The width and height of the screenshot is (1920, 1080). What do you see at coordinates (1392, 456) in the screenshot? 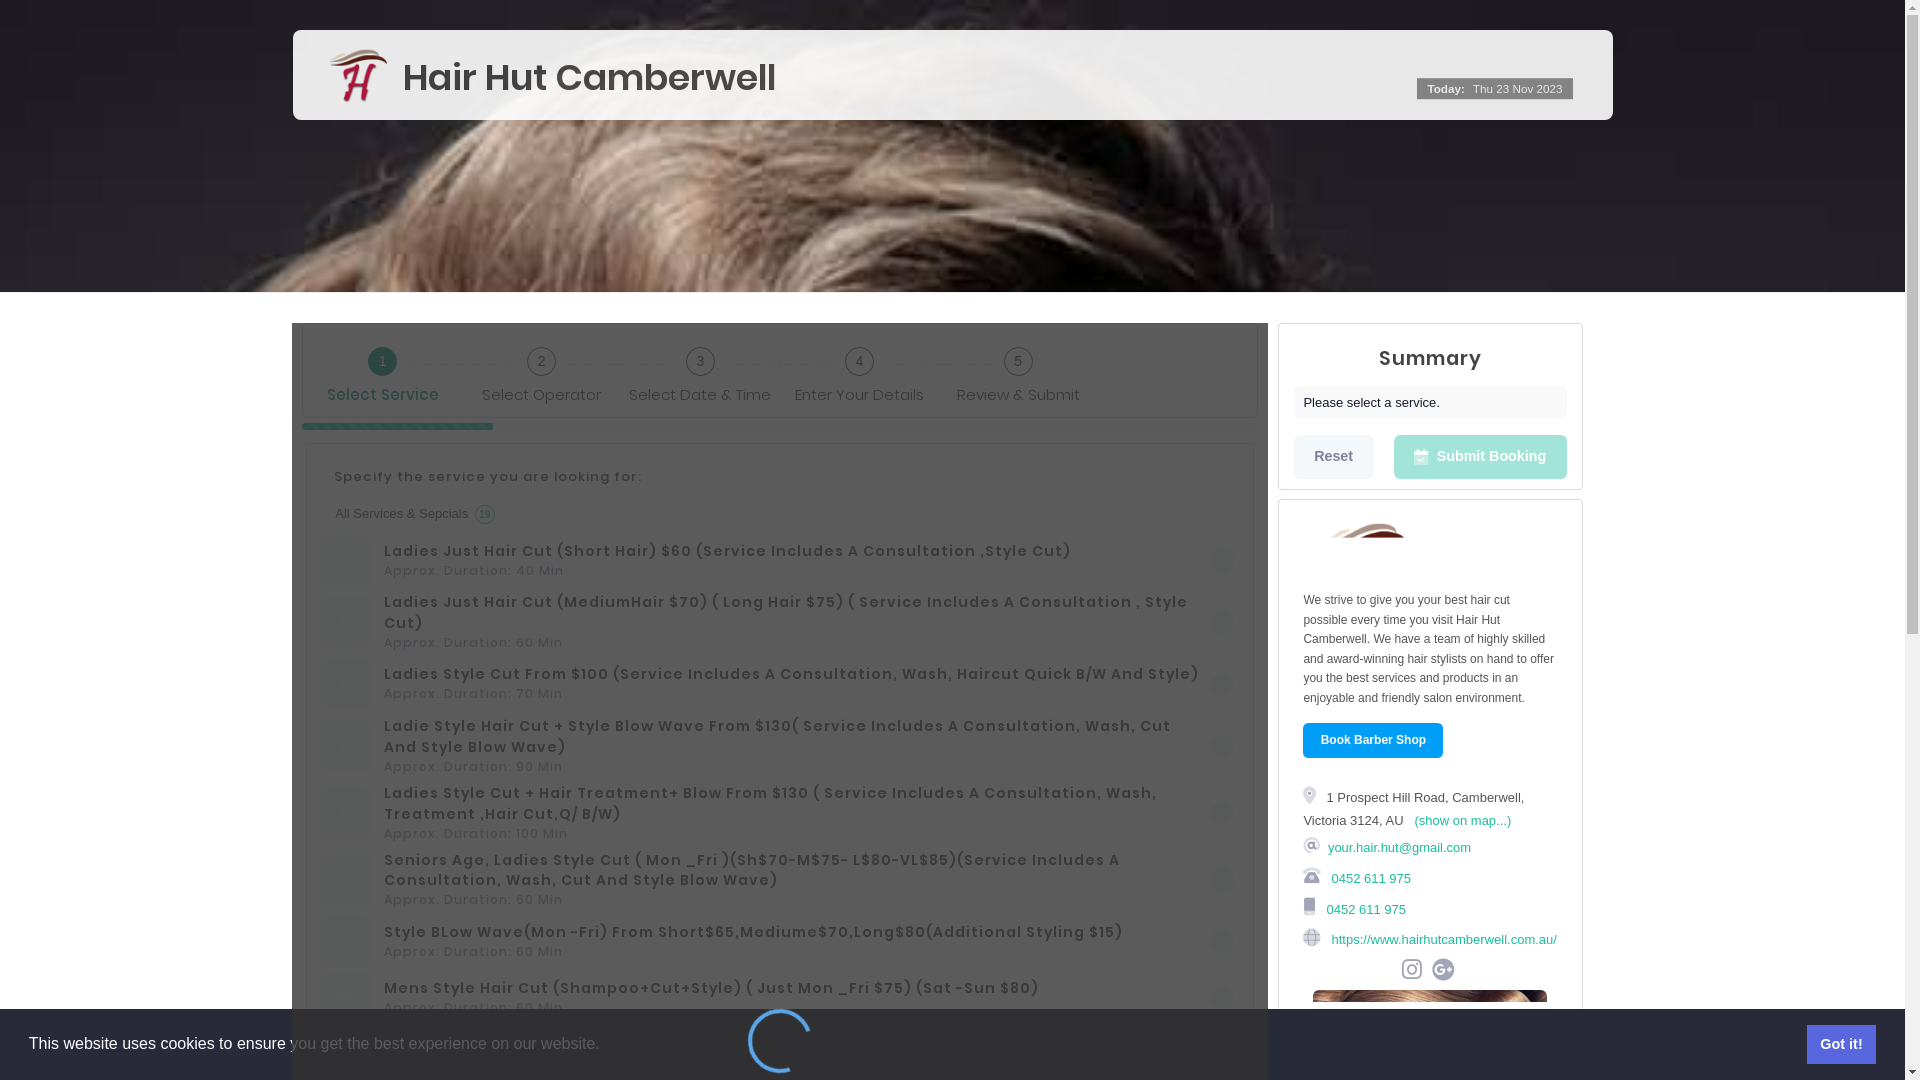
I see `'Submit Booking'` at bounding box center [1392, 456].